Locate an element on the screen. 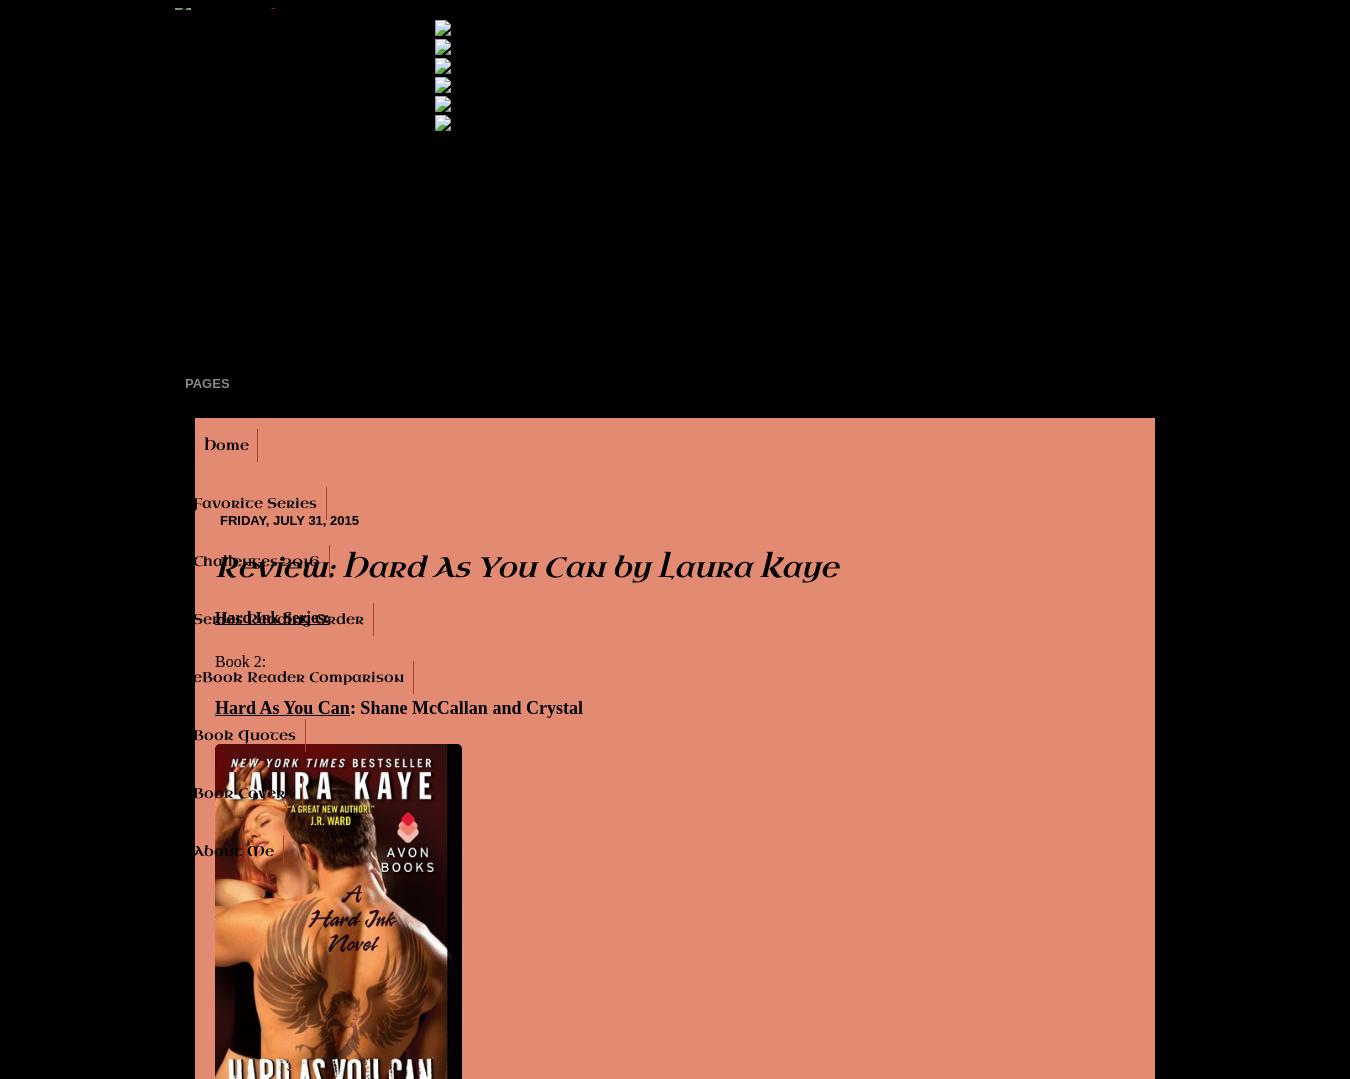 This screenshot has width=1350, height=1079. 'Review: Hard As You Can by Laura Kaye' is located at coordinates (525, 566).